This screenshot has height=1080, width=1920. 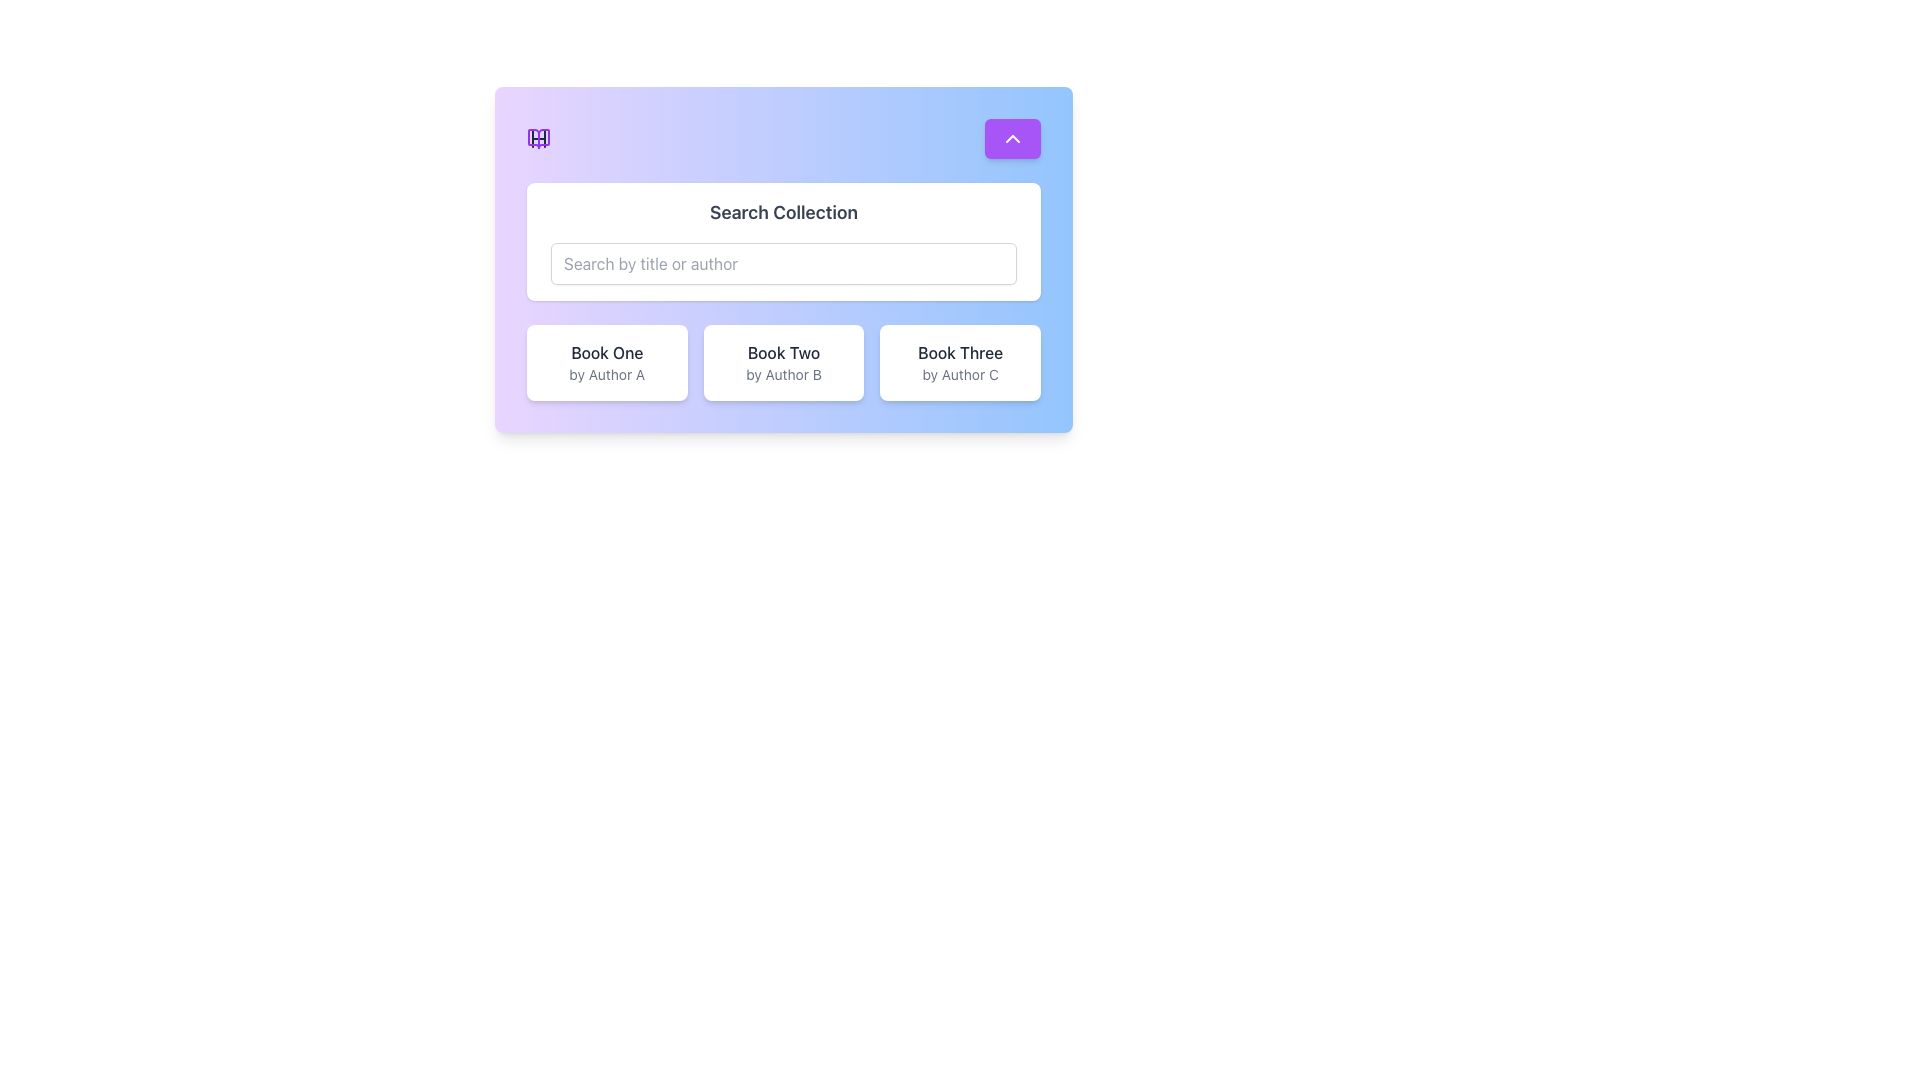 I want to click on the 'Book One' text element, which is displayed in a medium-sized bold dark gray font within a white rounded rectangle card, positioned above another text element ('by Author A'), so click(x=606, y=352).